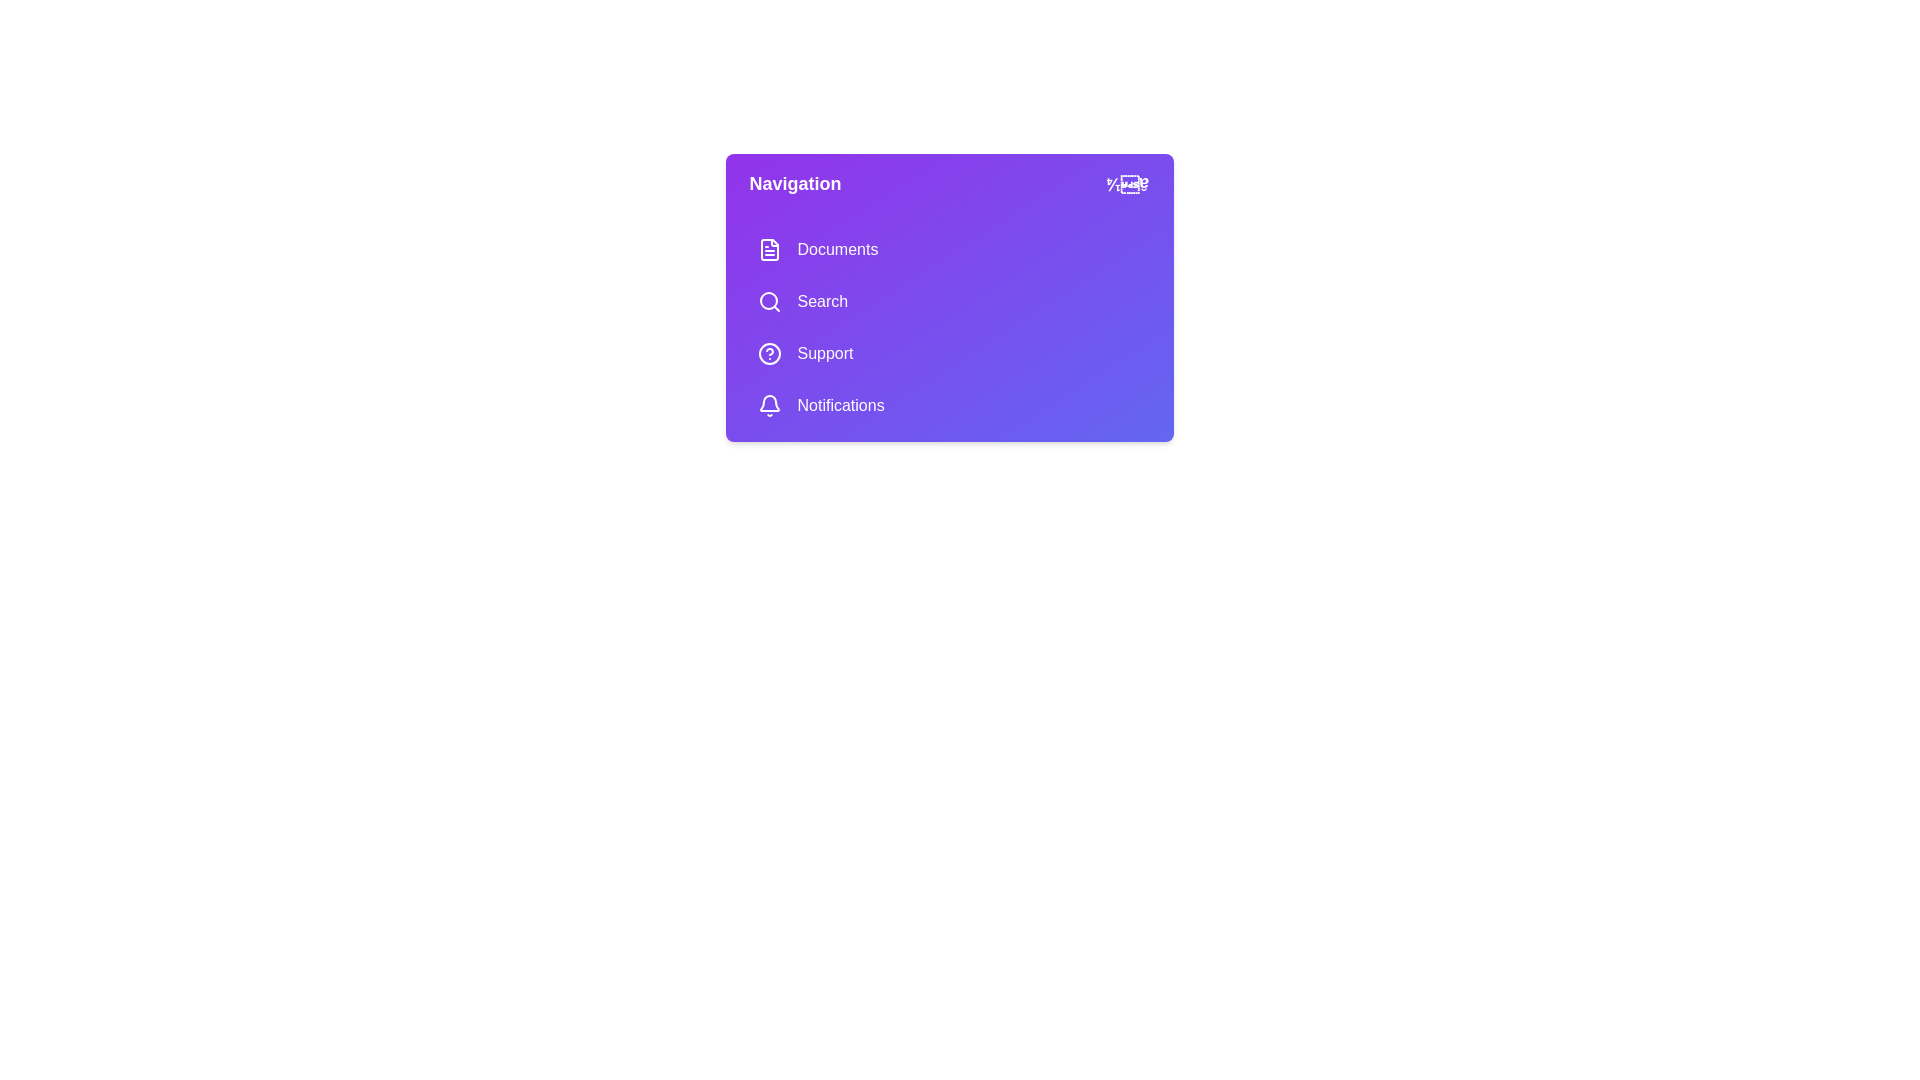 The image size is (1920, 1080). What do you see at coordinates (948, 353) in the screenshot?
I see `the menu item Support to navigate` at bounding box center [948, 353].